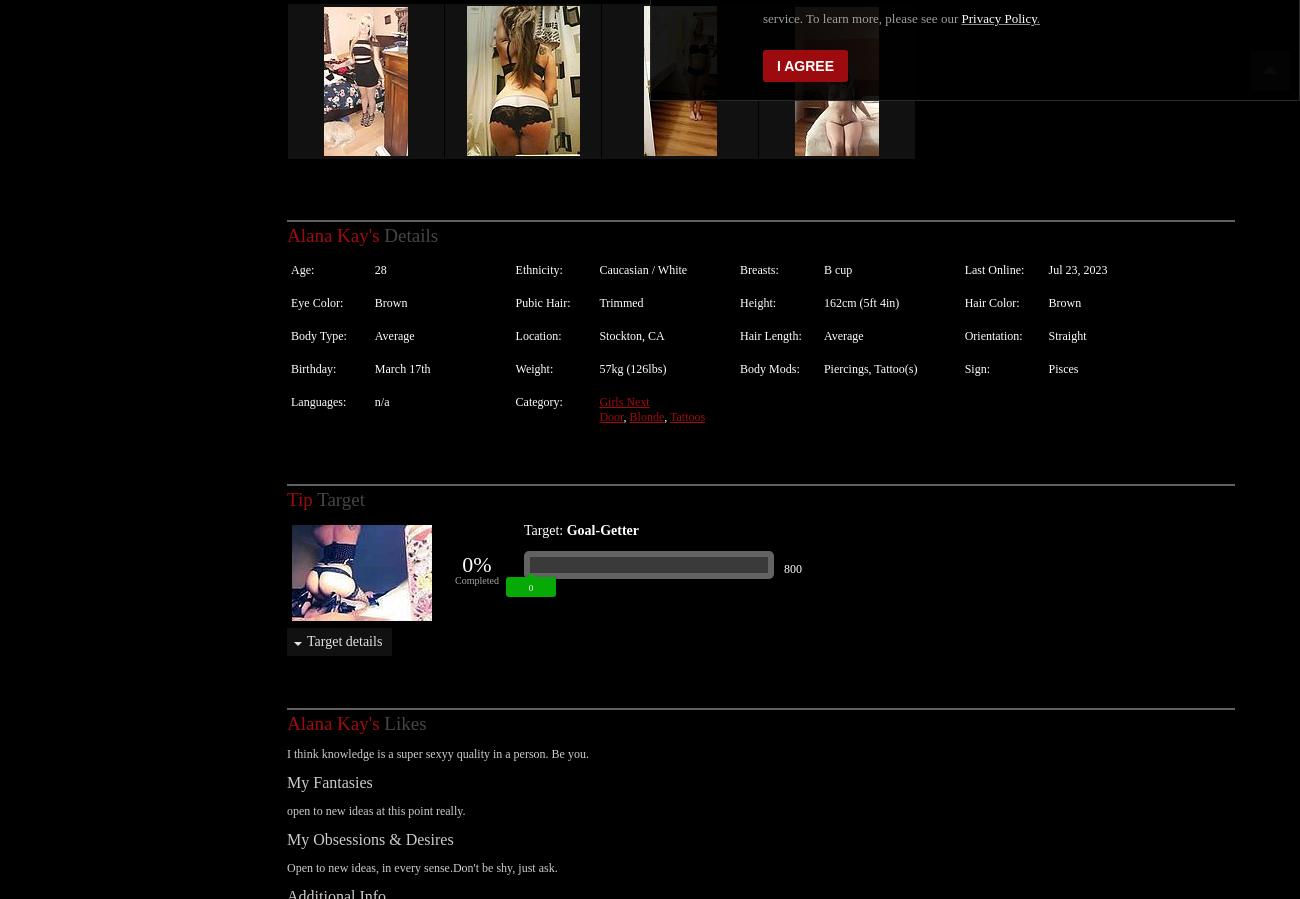 The image size is (1300, 899). What do you see at coordinates (534, 346) in the screenshot?
I see `'Weight:'` at bounding box center [534, 346].